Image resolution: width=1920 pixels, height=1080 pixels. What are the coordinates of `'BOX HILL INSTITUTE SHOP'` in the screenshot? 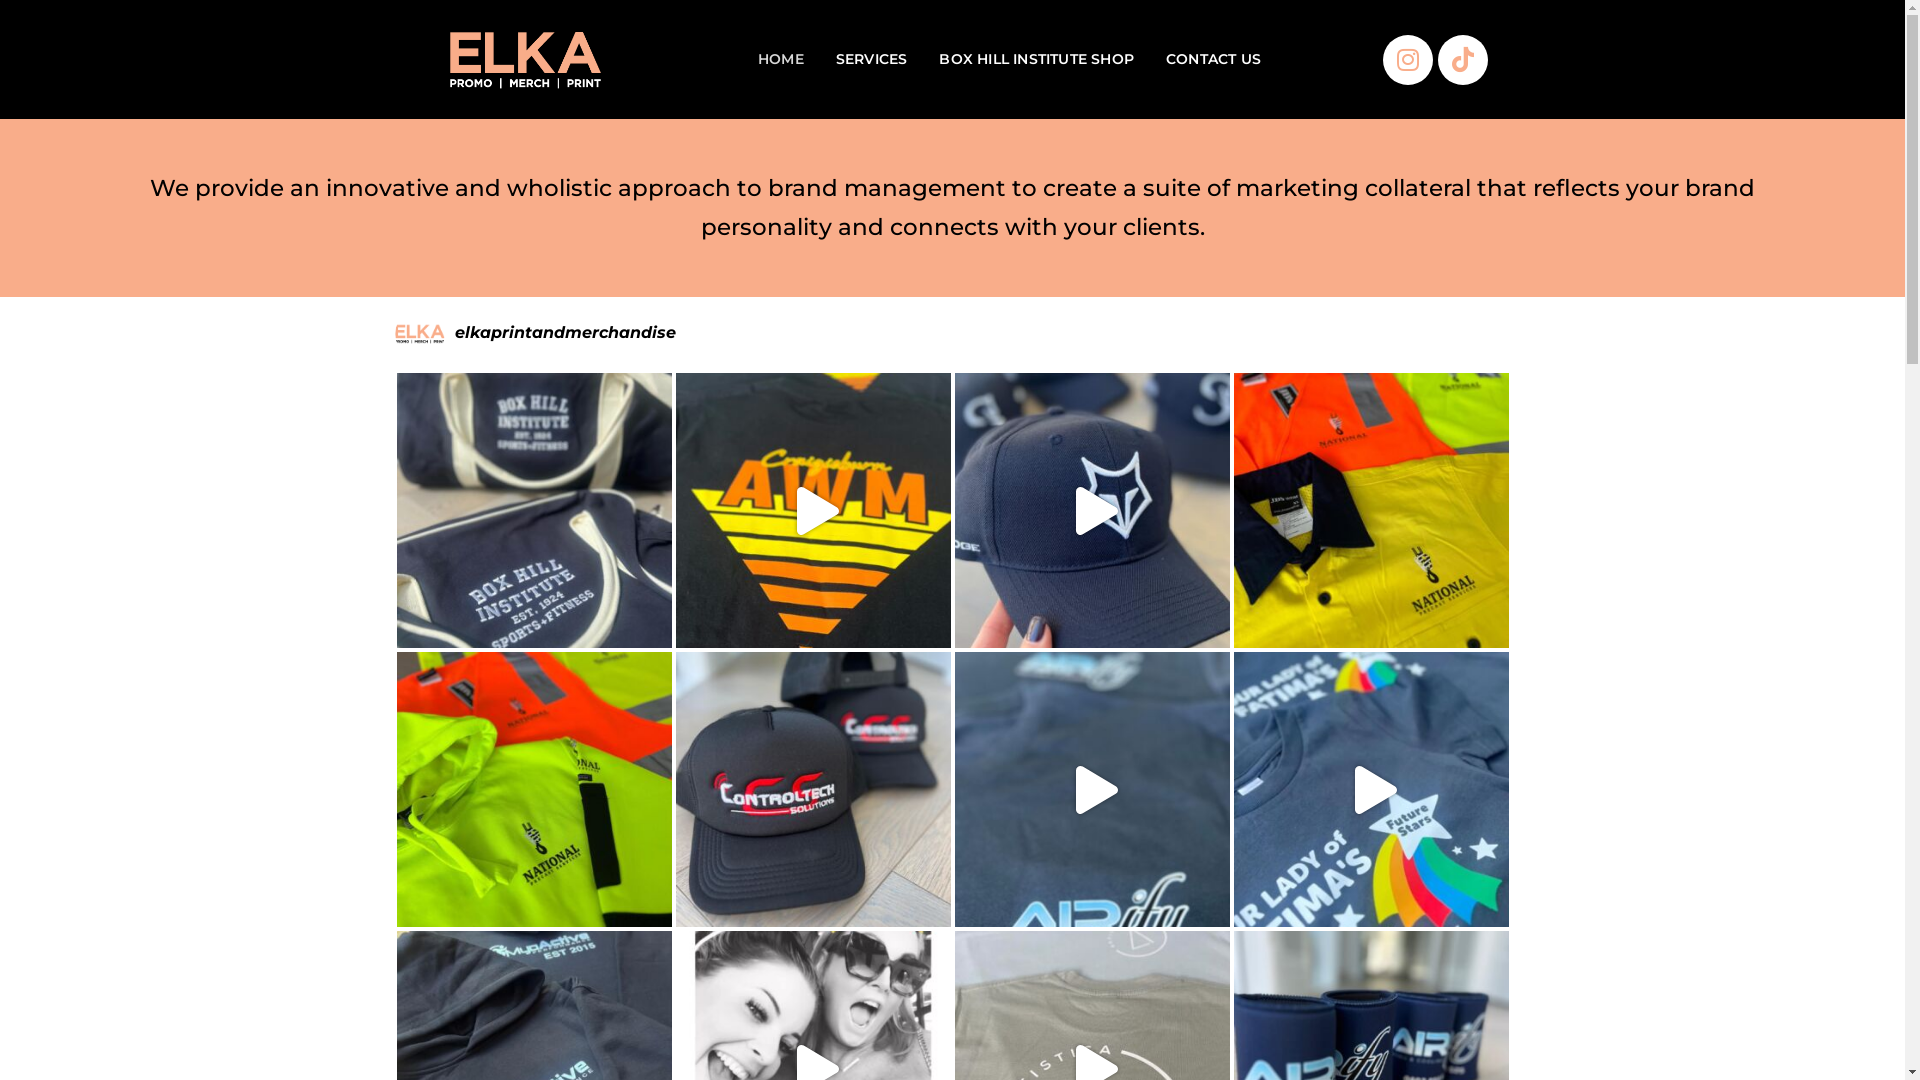 It's located at (1036, 58).